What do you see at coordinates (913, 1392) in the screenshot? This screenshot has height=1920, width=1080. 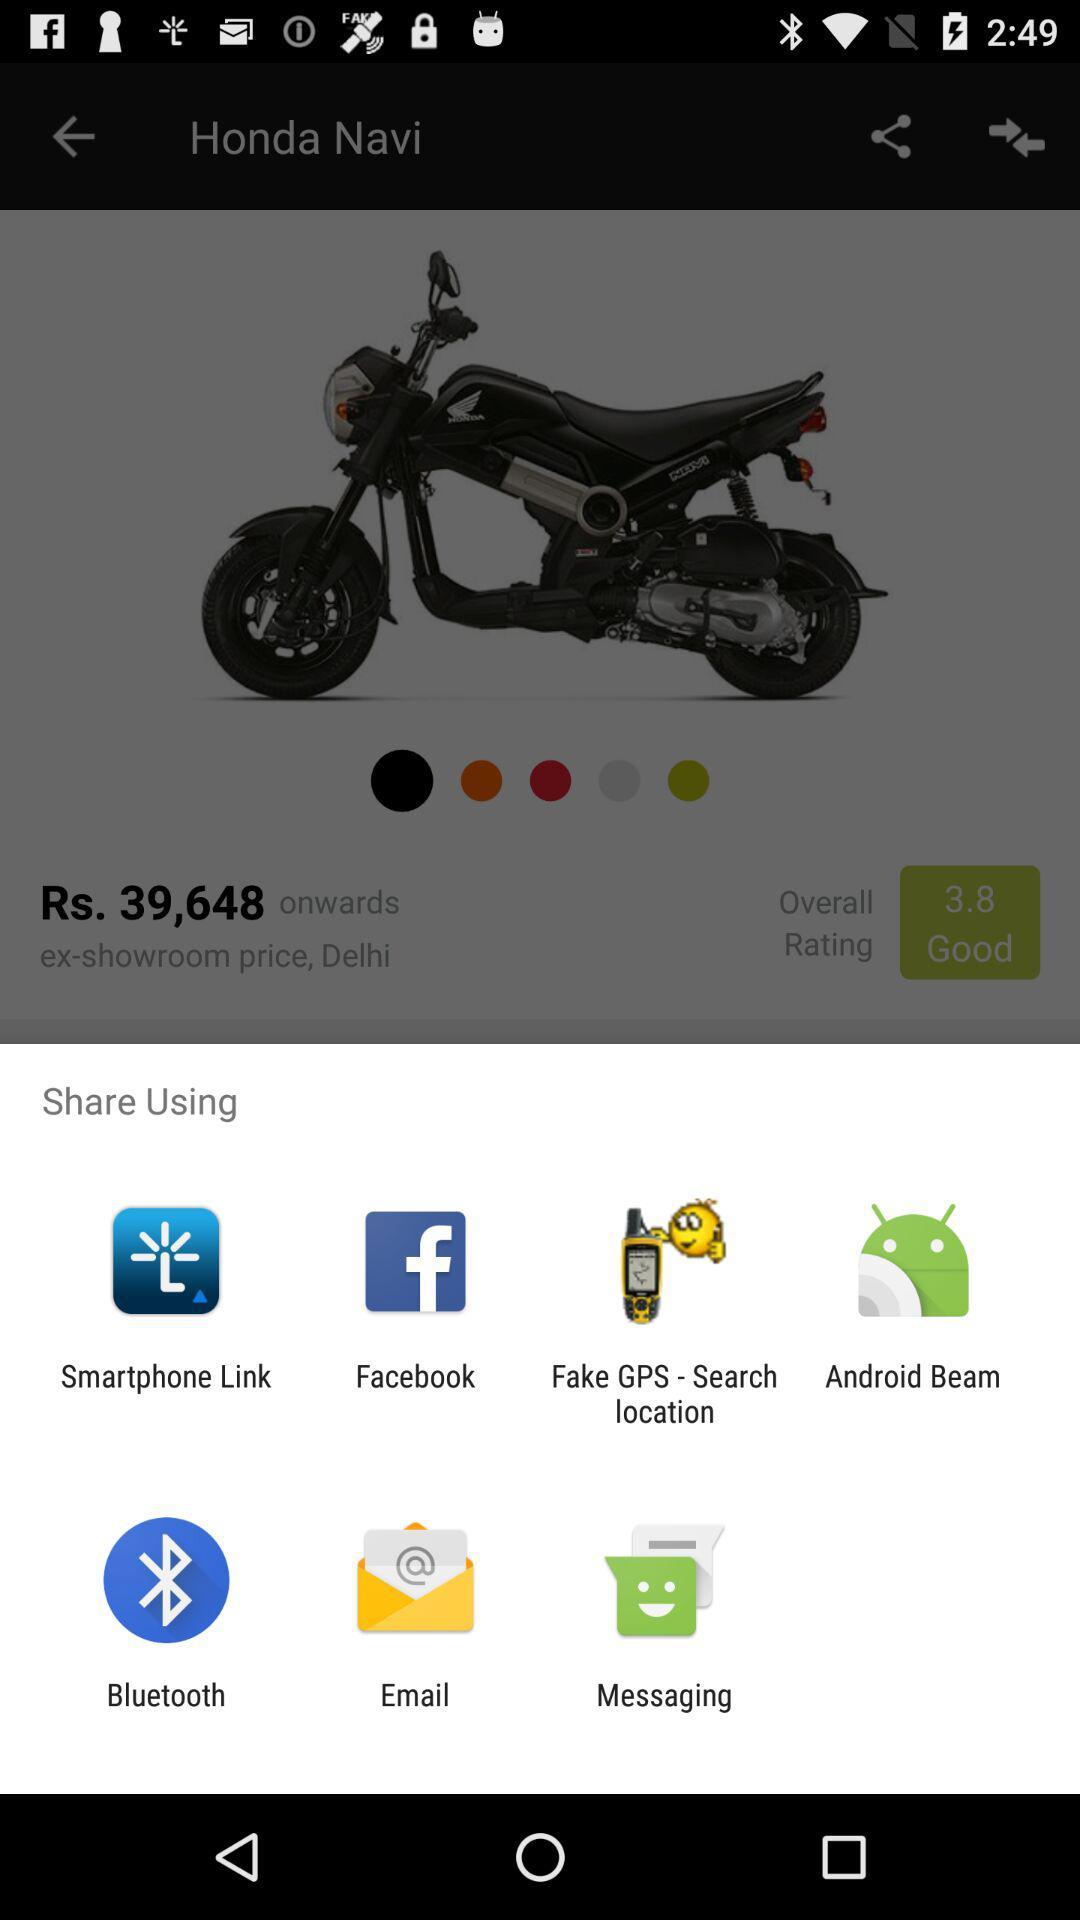 I see `the icon at the bottom right corner` at bounding box center [913, 1392].